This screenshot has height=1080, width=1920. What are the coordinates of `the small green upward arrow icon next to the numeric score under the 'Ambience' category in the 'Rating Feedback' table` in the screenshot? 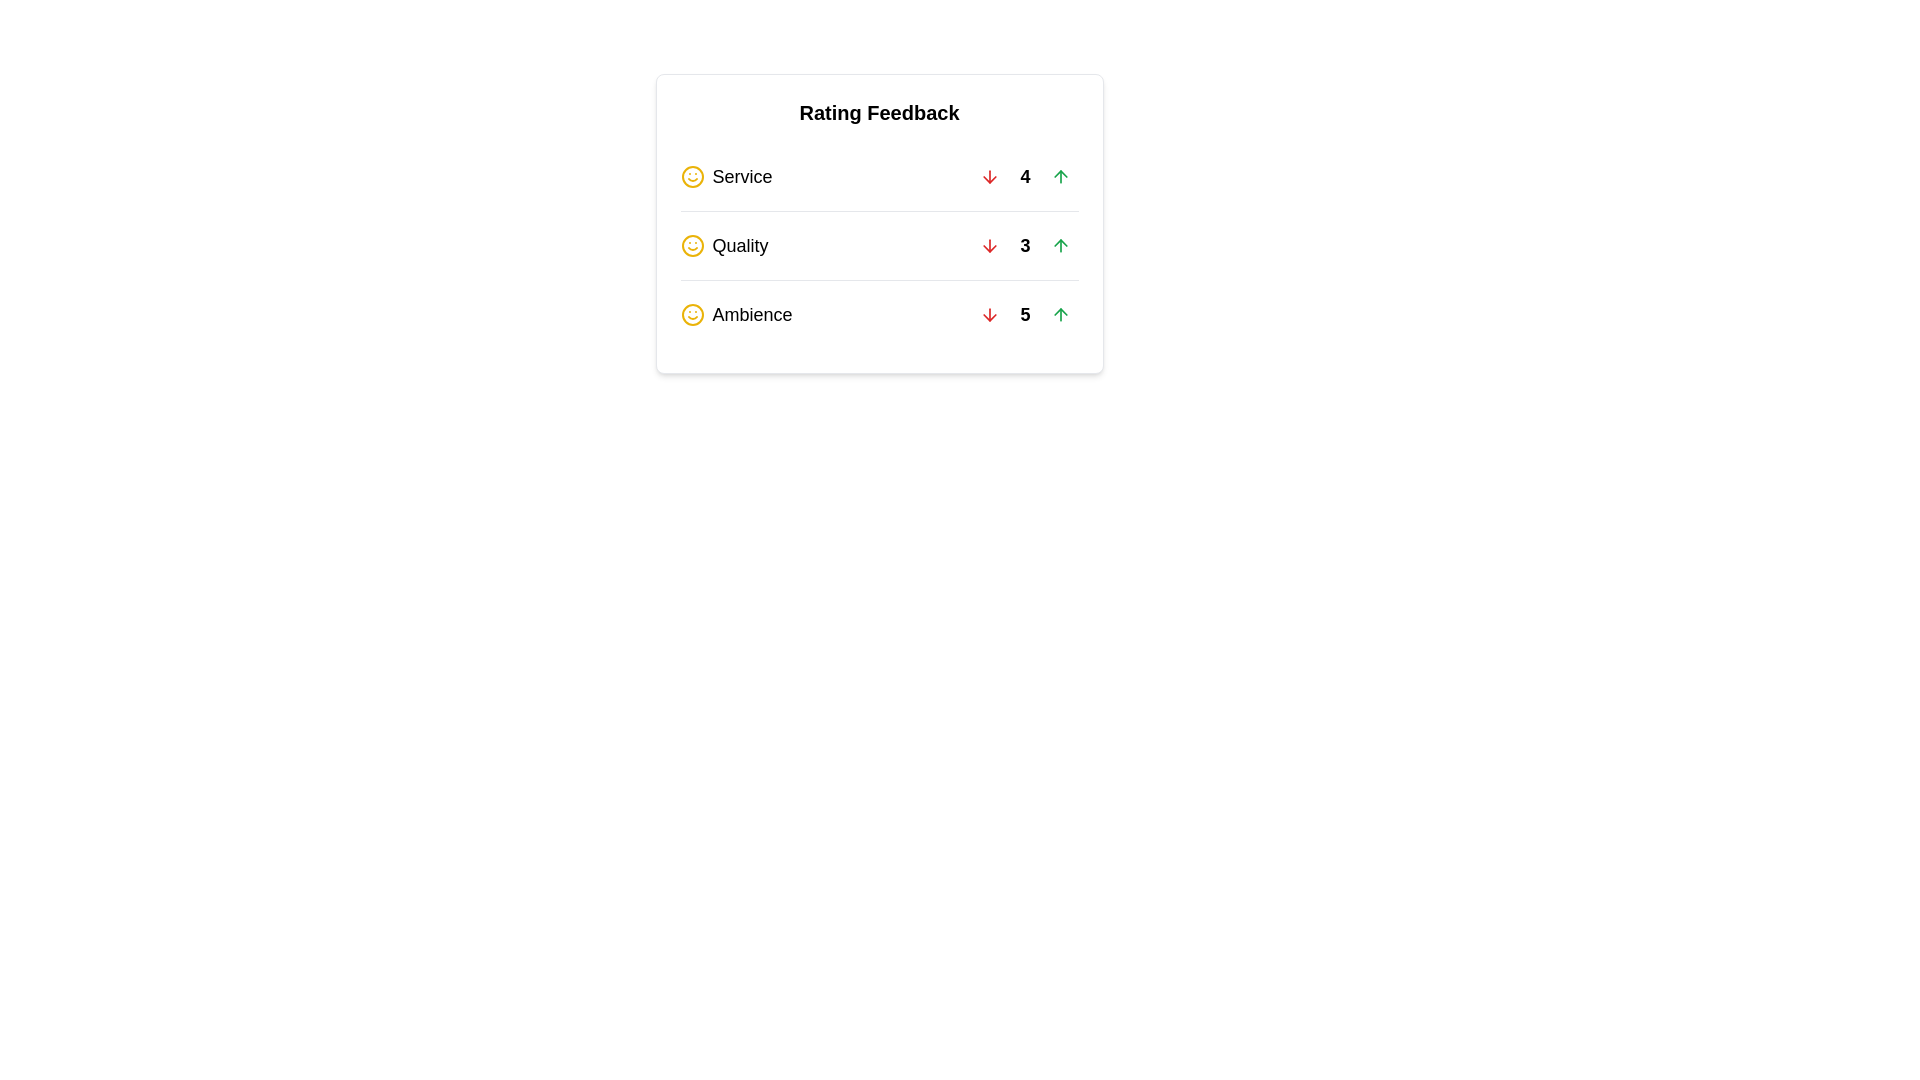 It's located at (1059, 315).